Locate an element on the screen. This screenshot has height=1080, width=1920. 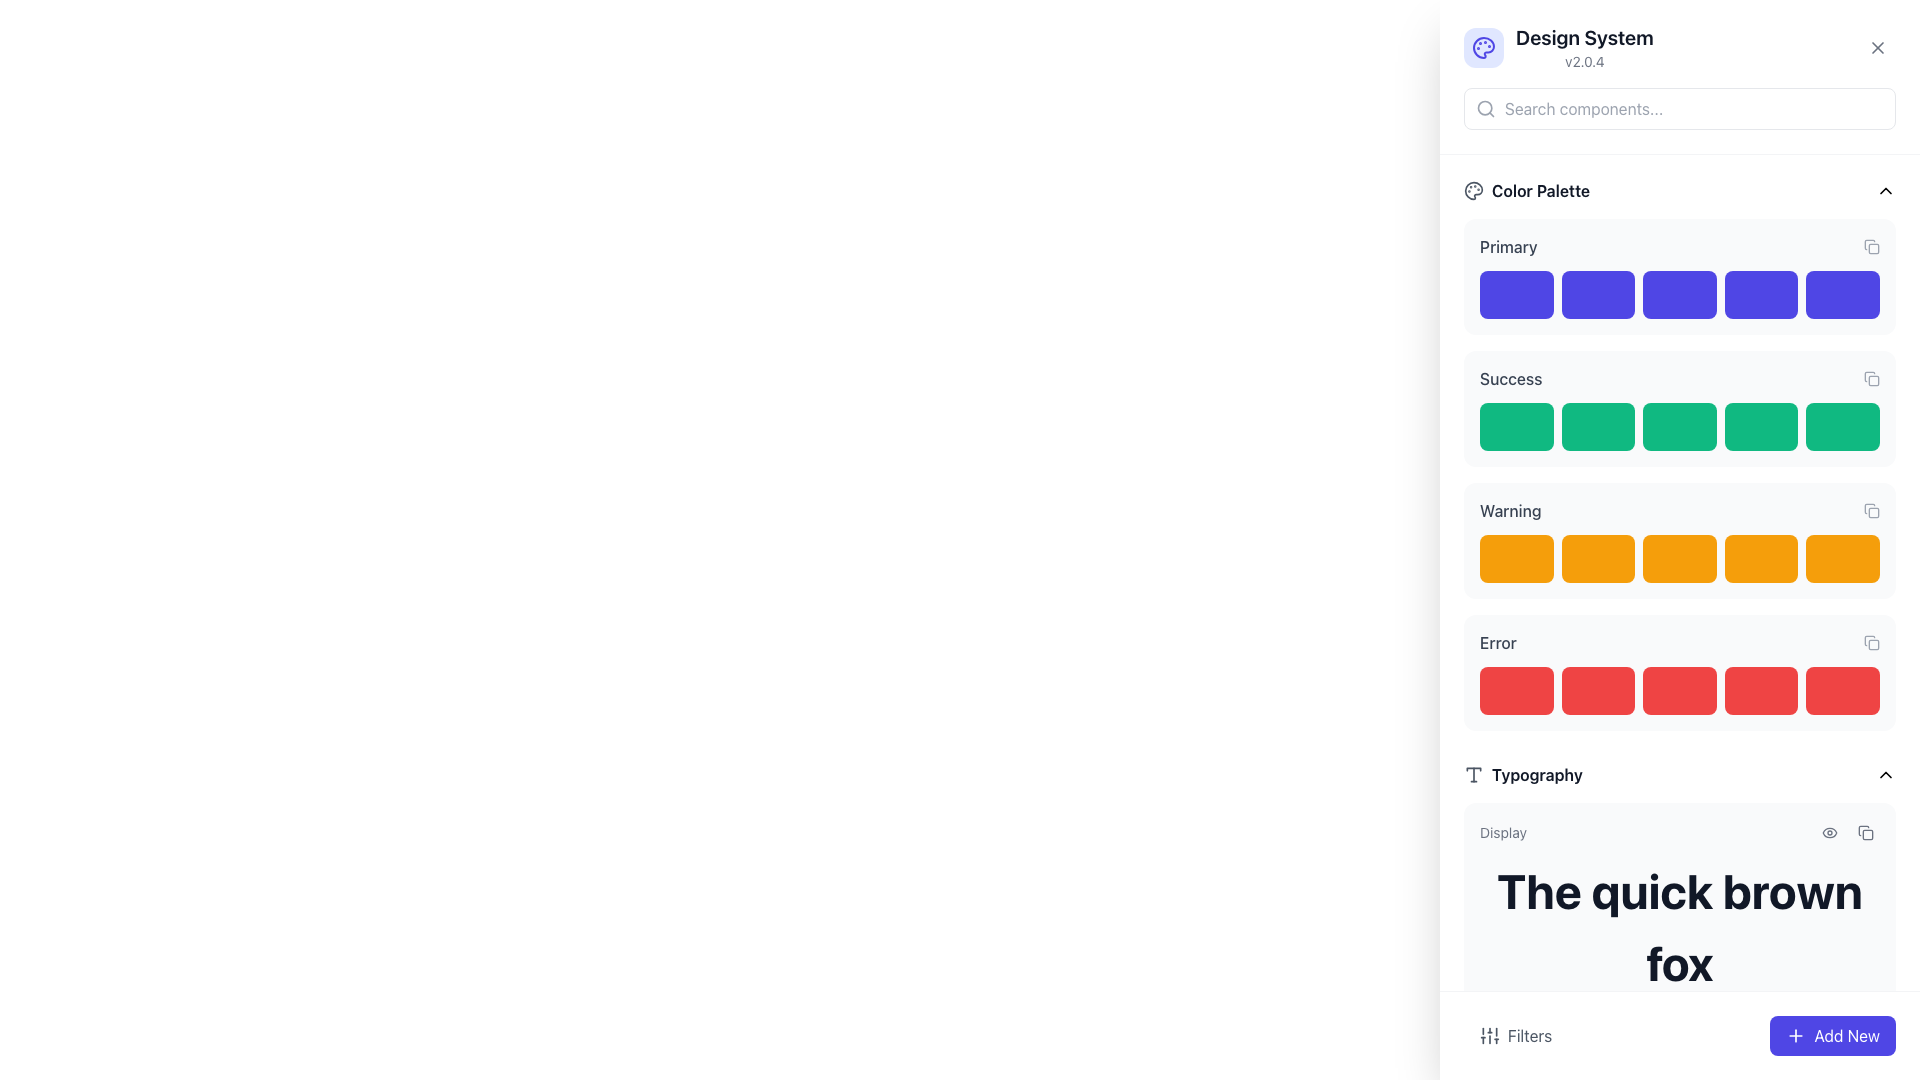
the text-based label with an icon located in the right-hand panel within the 'Typography' section, positioned below the 'Error' color palette and above the display preview section to associate it with its section is located at coordinates (1522, 774).